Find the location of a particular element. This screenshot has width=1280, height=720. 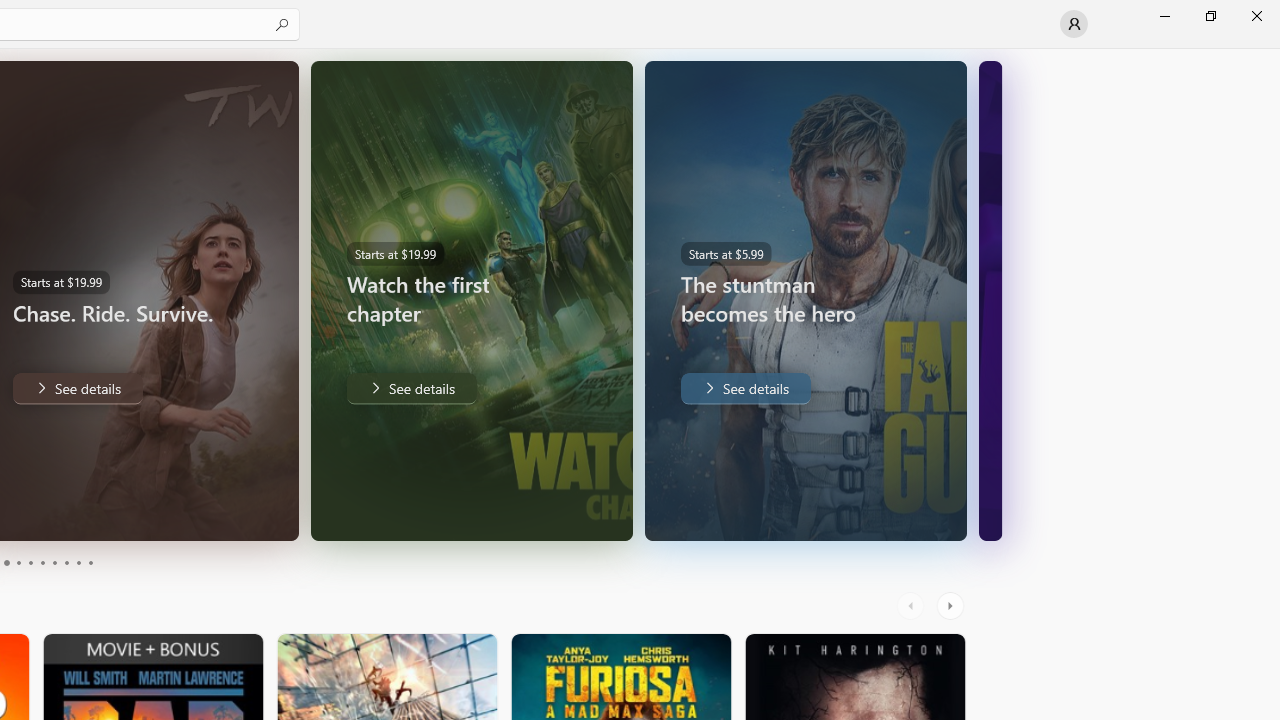

'Page 4' is located at coordinates (17, 563).